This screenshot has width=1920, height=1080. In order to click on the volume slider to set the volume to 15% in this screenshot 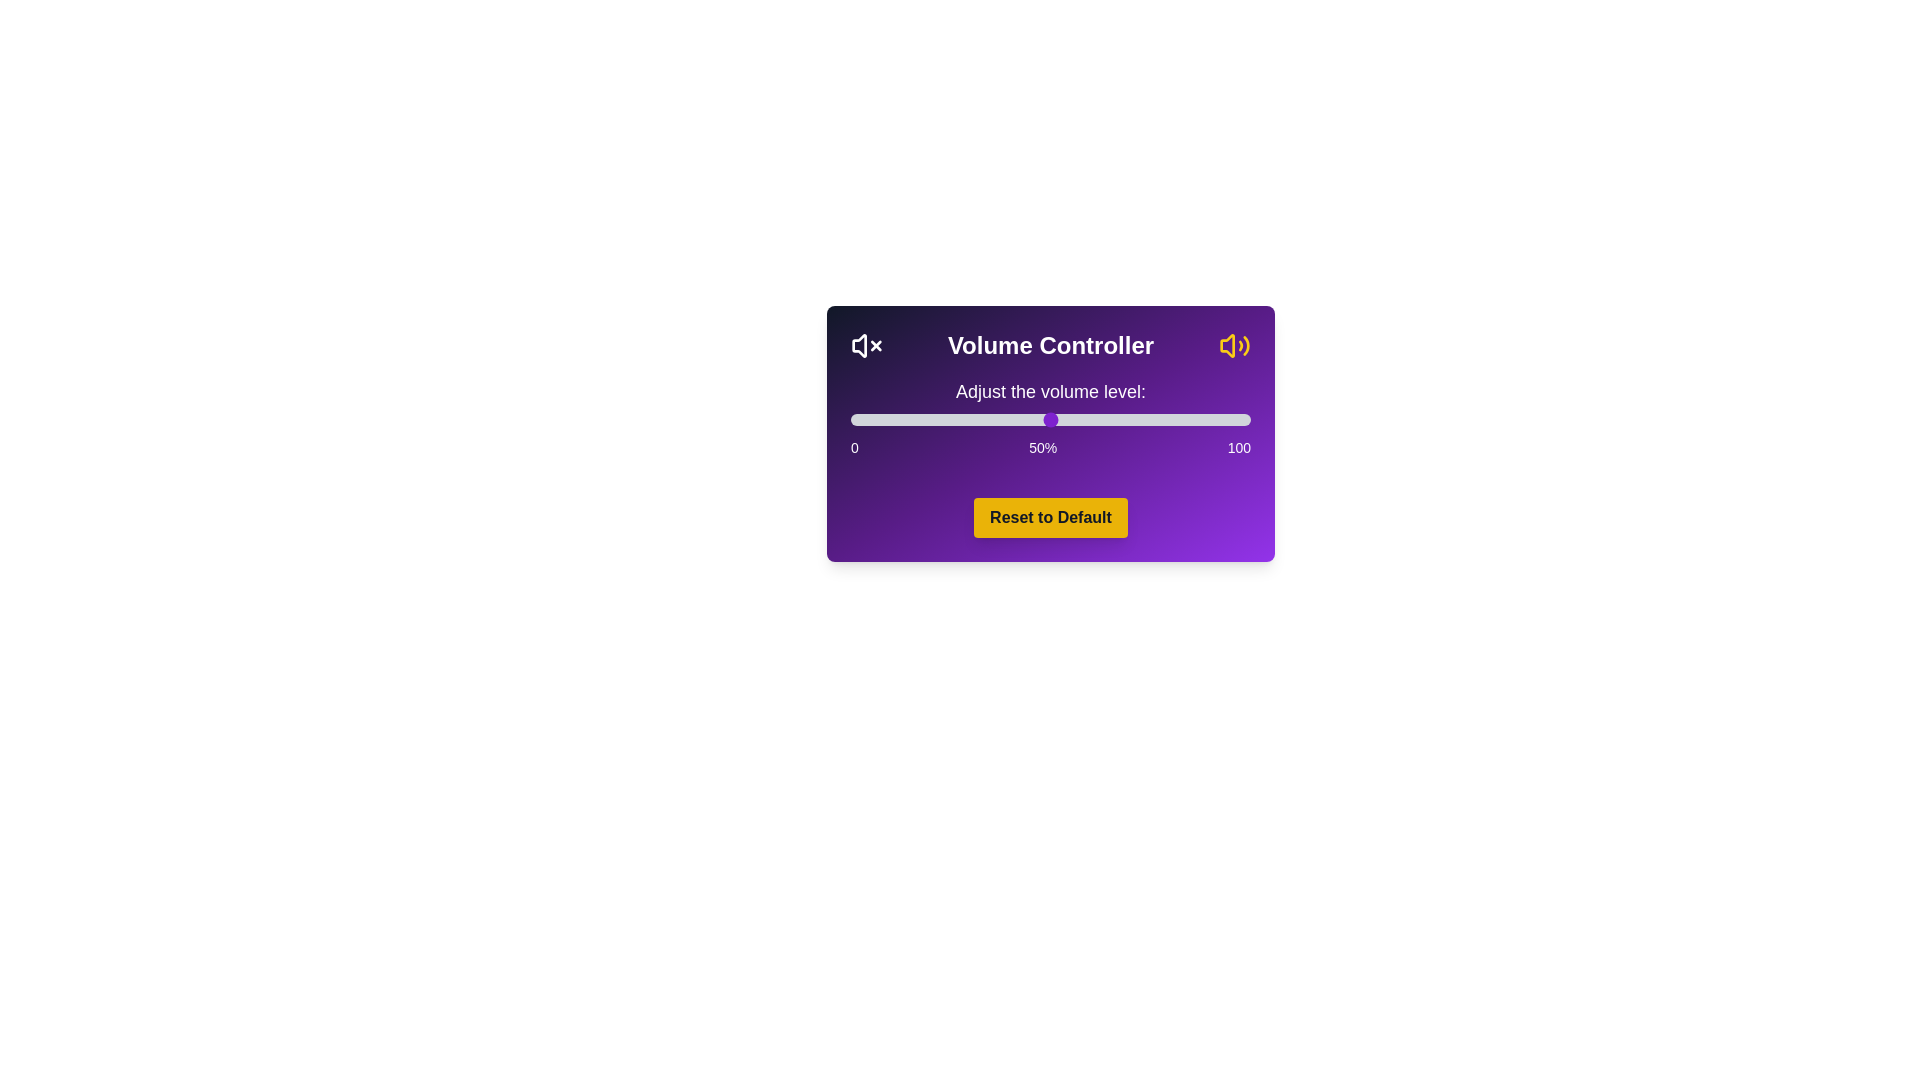, I will do `click(910, 419)`.